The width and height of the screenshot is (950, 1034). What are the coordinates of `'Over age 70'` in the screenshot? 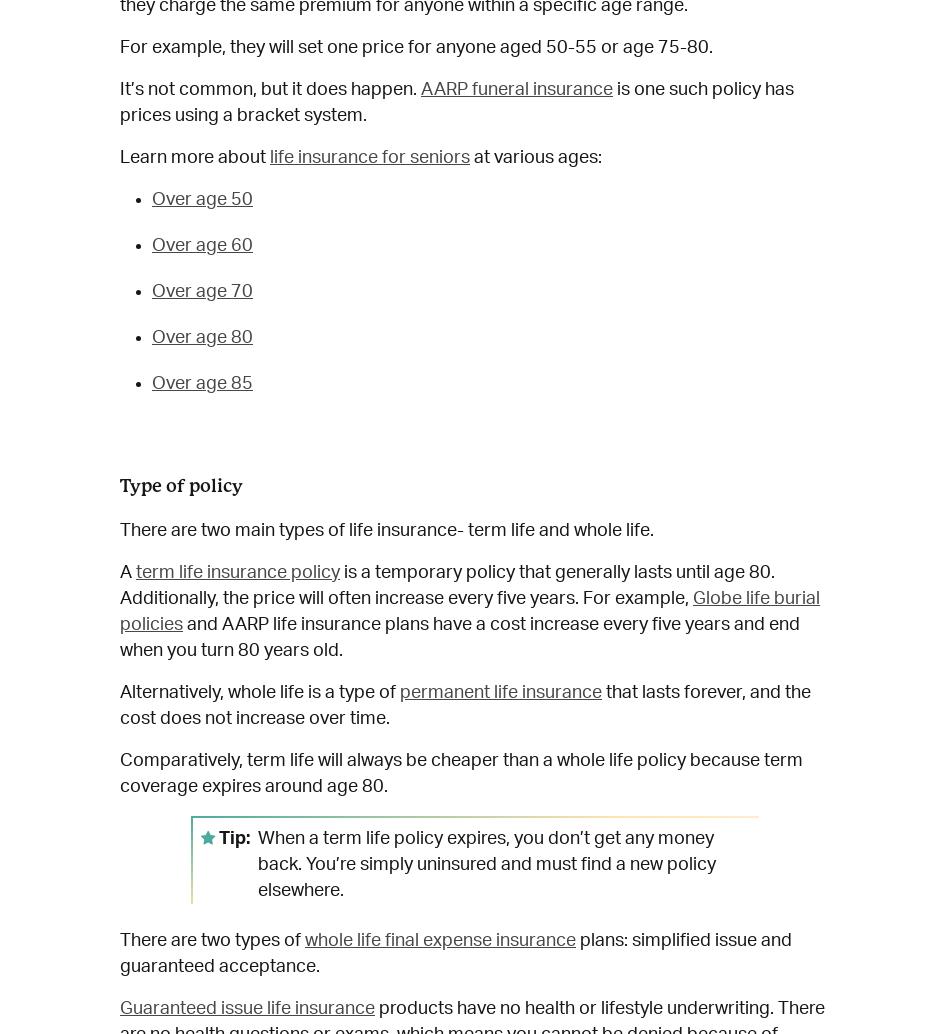 It's located at (202, 289).